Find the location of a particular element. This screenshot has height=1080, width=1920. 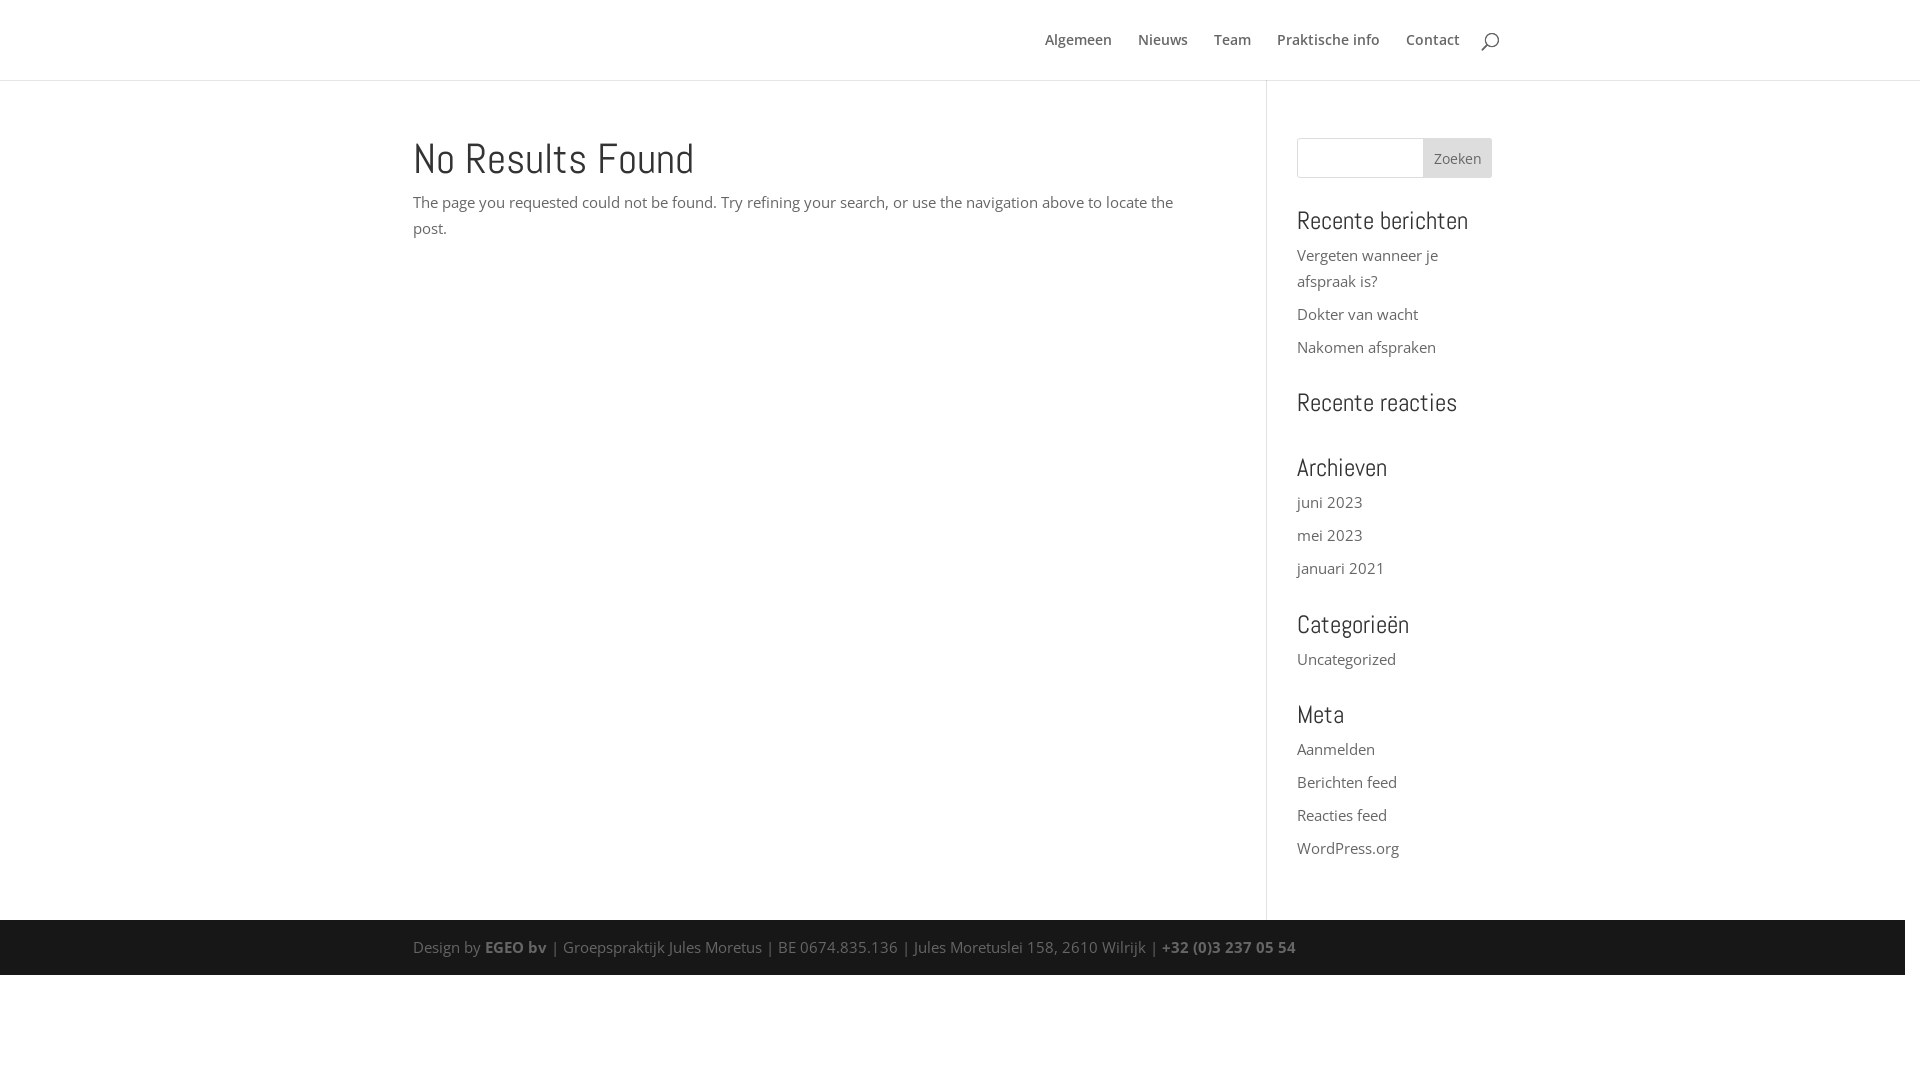

'Nakomen afspraken' is located at coordinates (1365, 345).